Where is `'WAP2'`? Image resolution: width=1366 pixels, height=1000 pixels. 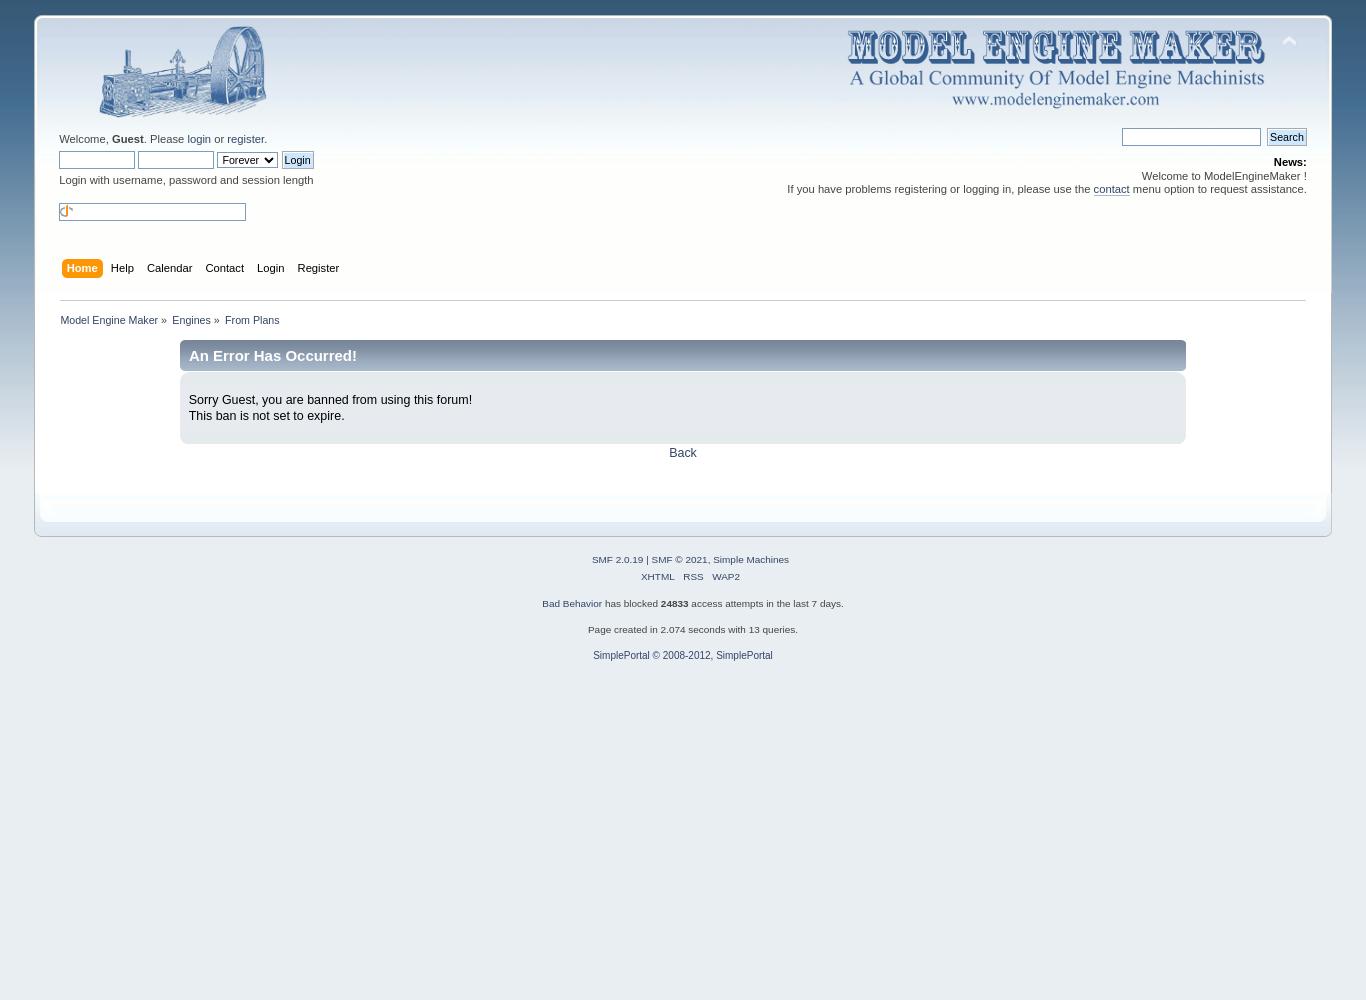 'WAP2' is located at coordinates (726, 575).